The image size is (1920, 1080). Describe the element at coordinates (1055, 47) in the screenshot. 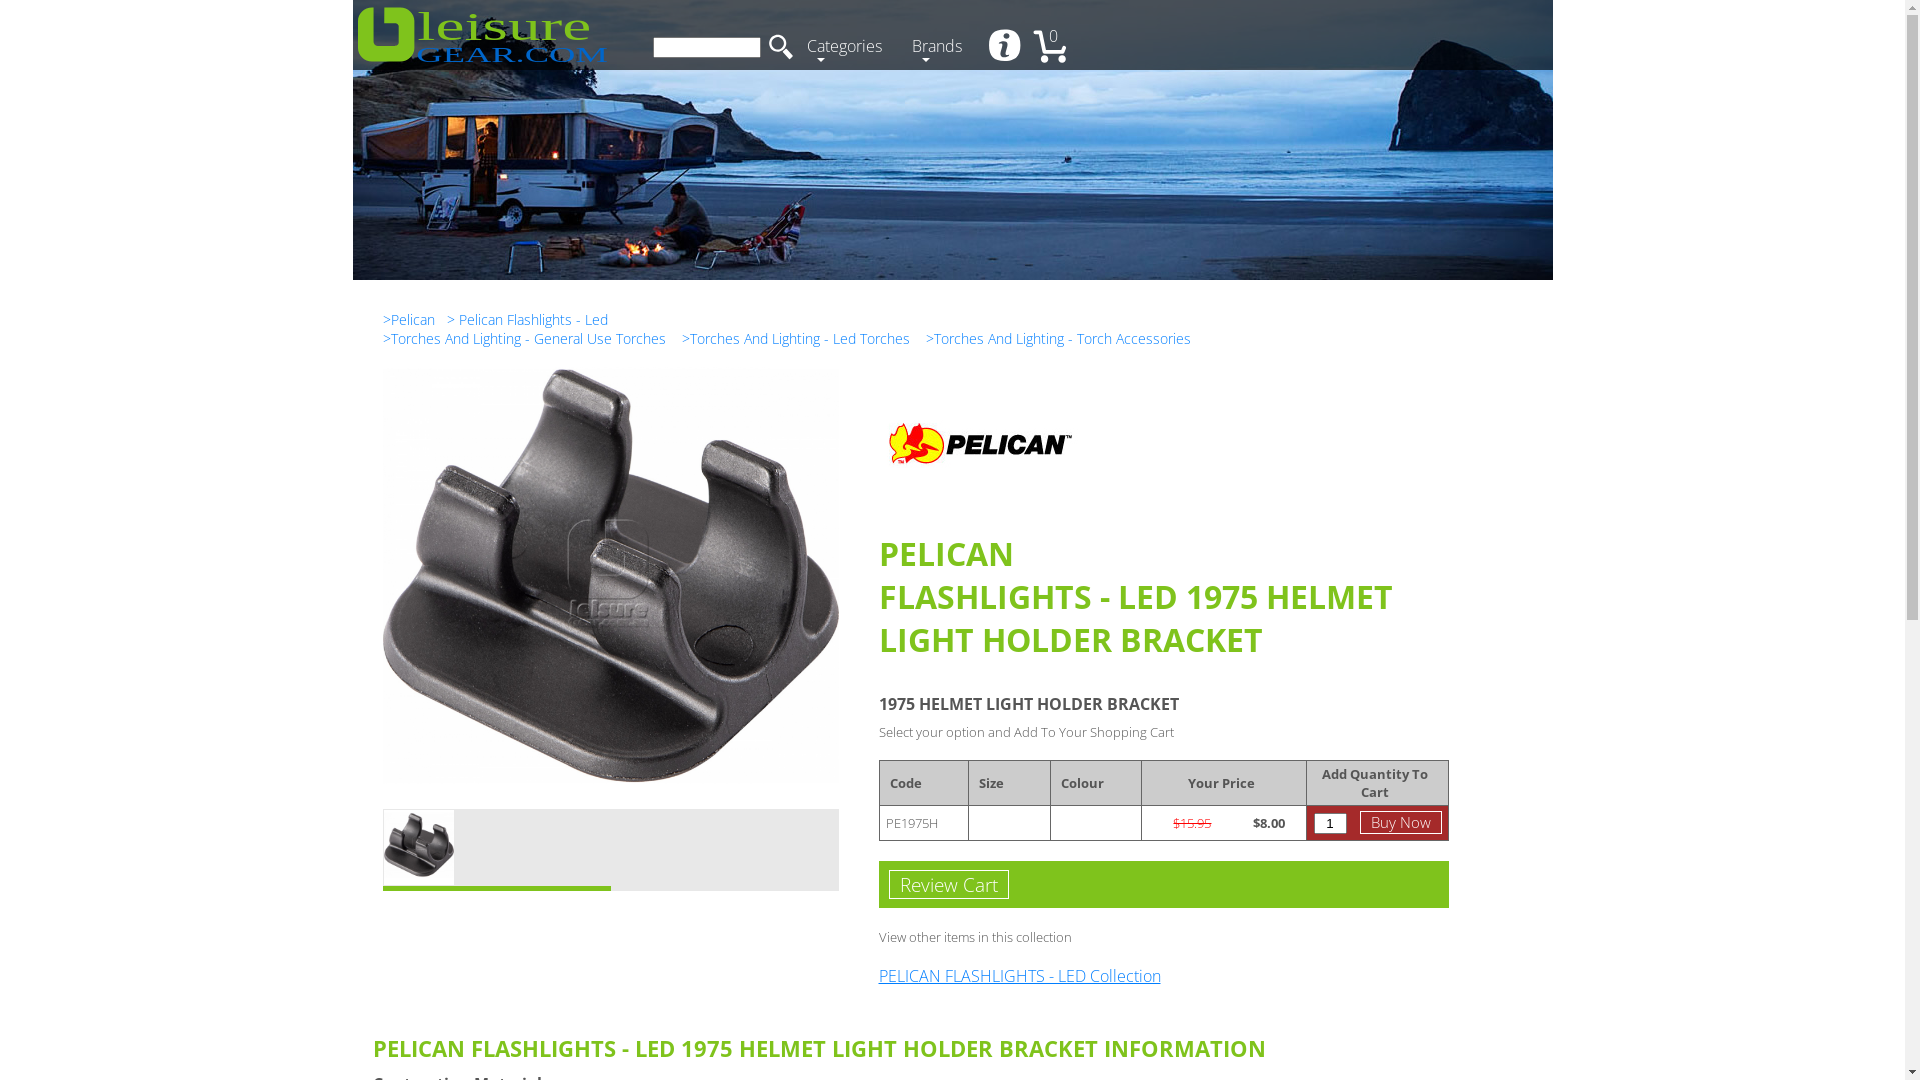

I see `'0'` at that location.